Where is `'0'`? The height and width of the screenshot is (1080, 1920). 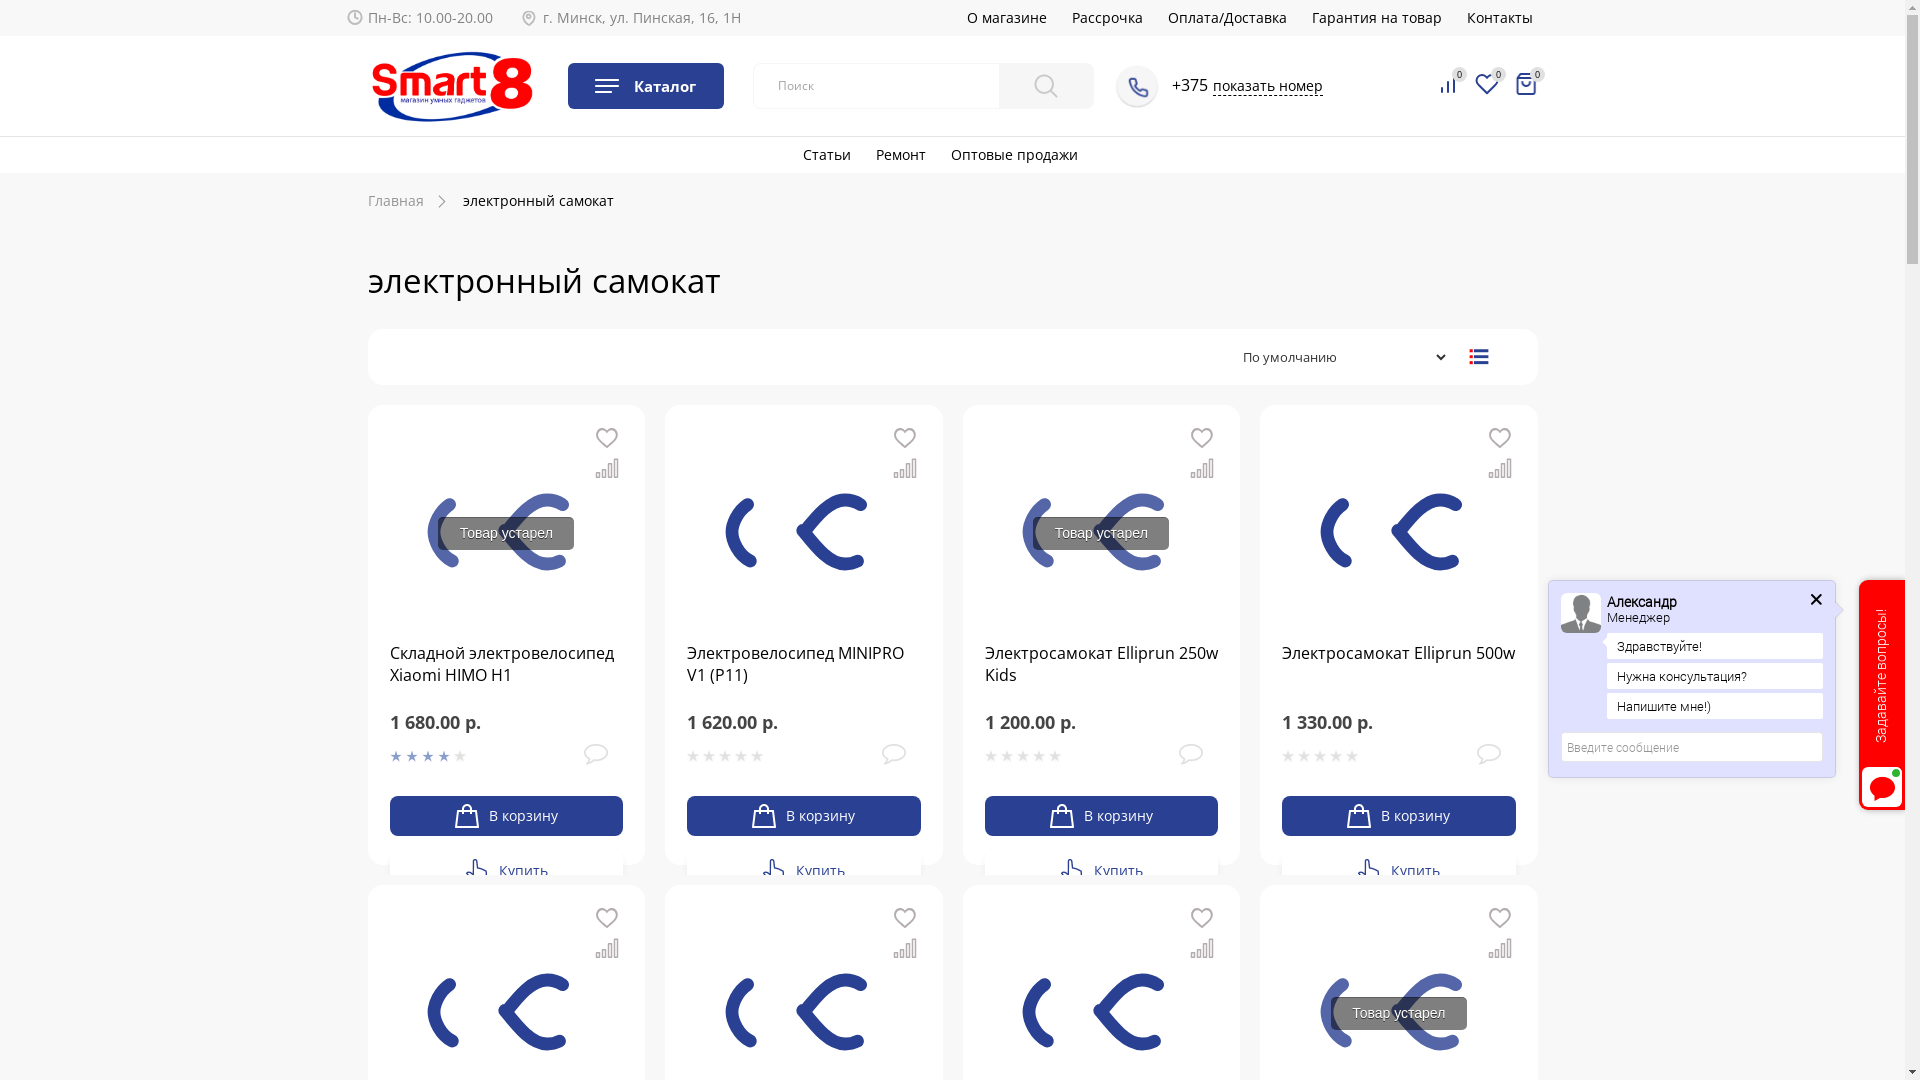 '0' is located at coordinates (1434, 84).